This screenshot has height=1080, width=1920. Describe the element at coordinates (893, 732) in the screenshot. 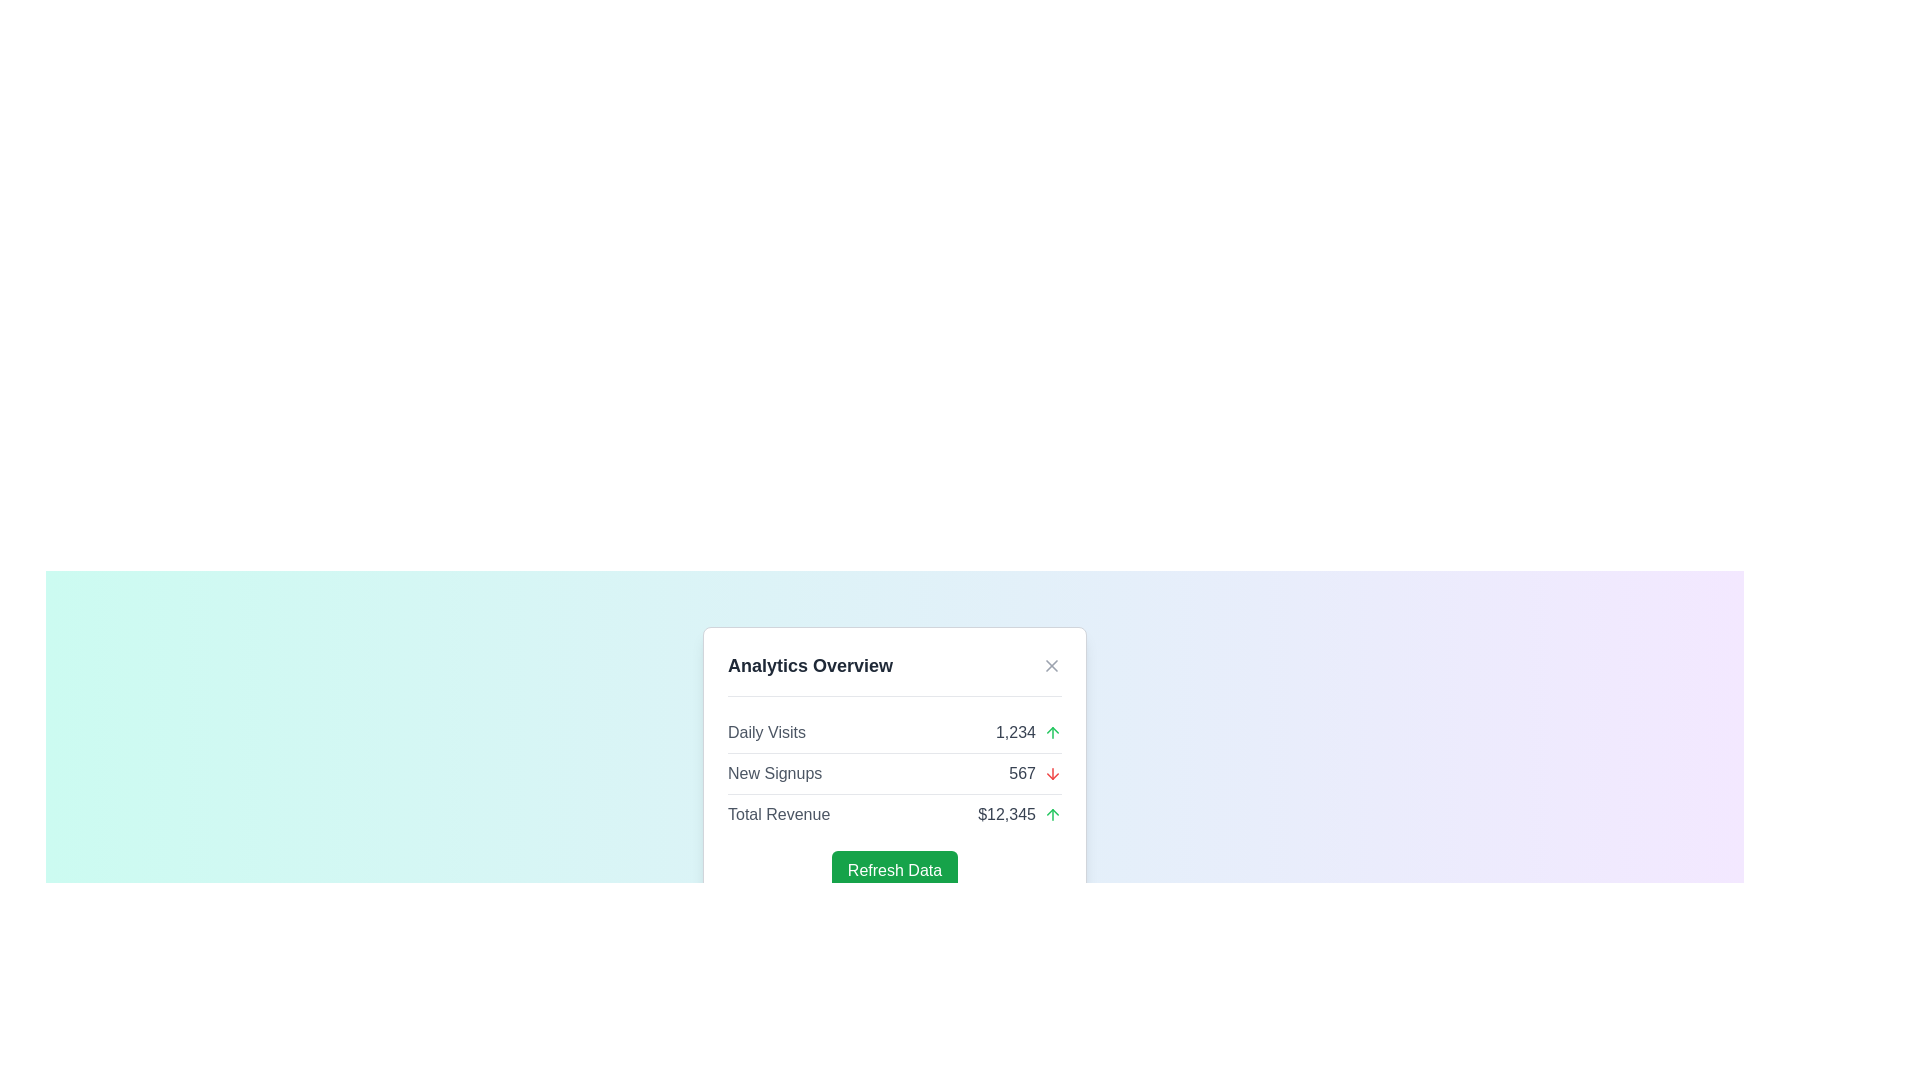

I see `the Informational row that displays the number of daily visits with a green upward arrow, located directly below the 'Analytics Overview' title` at that location.